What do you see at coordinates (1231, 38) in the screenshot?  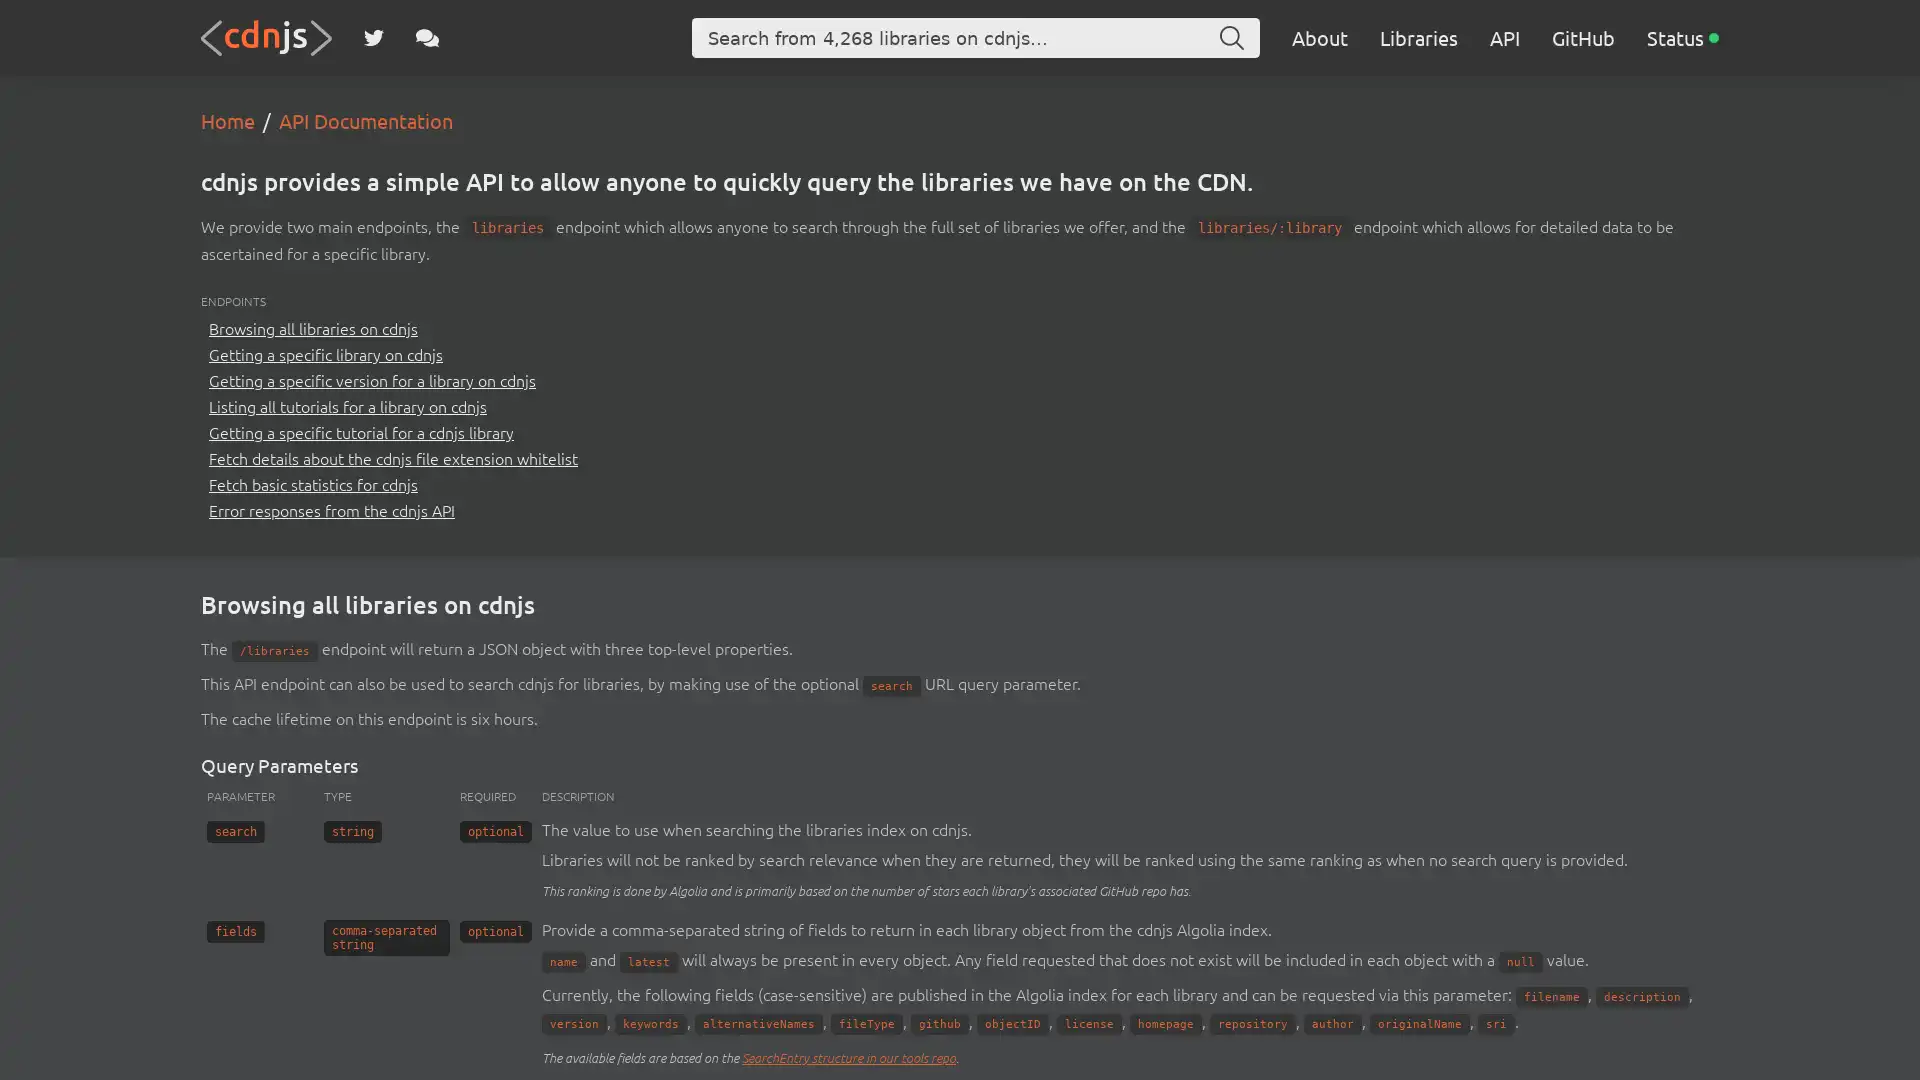 I see `Search` at bounding box center [1231, 38].